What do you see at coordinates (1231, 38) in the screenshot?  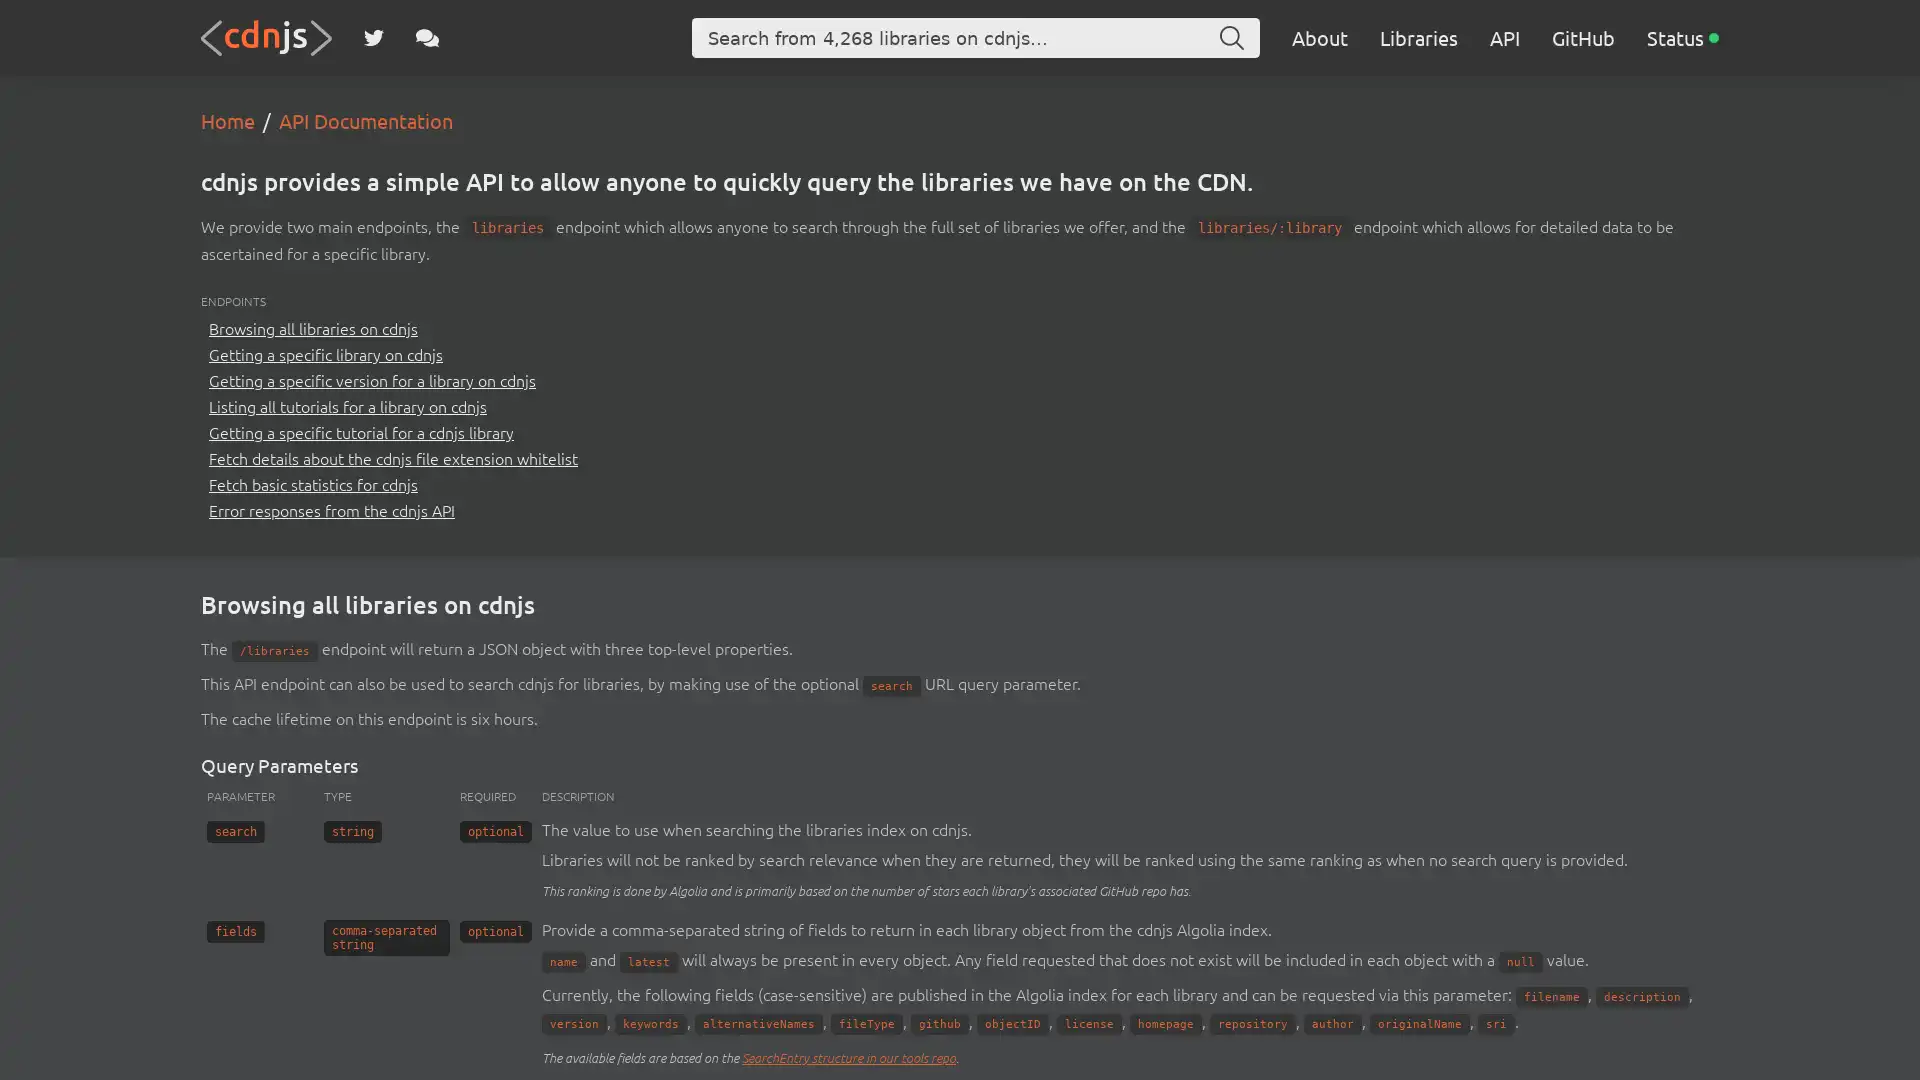 I see `Search` at bounding box center [1231, 38].